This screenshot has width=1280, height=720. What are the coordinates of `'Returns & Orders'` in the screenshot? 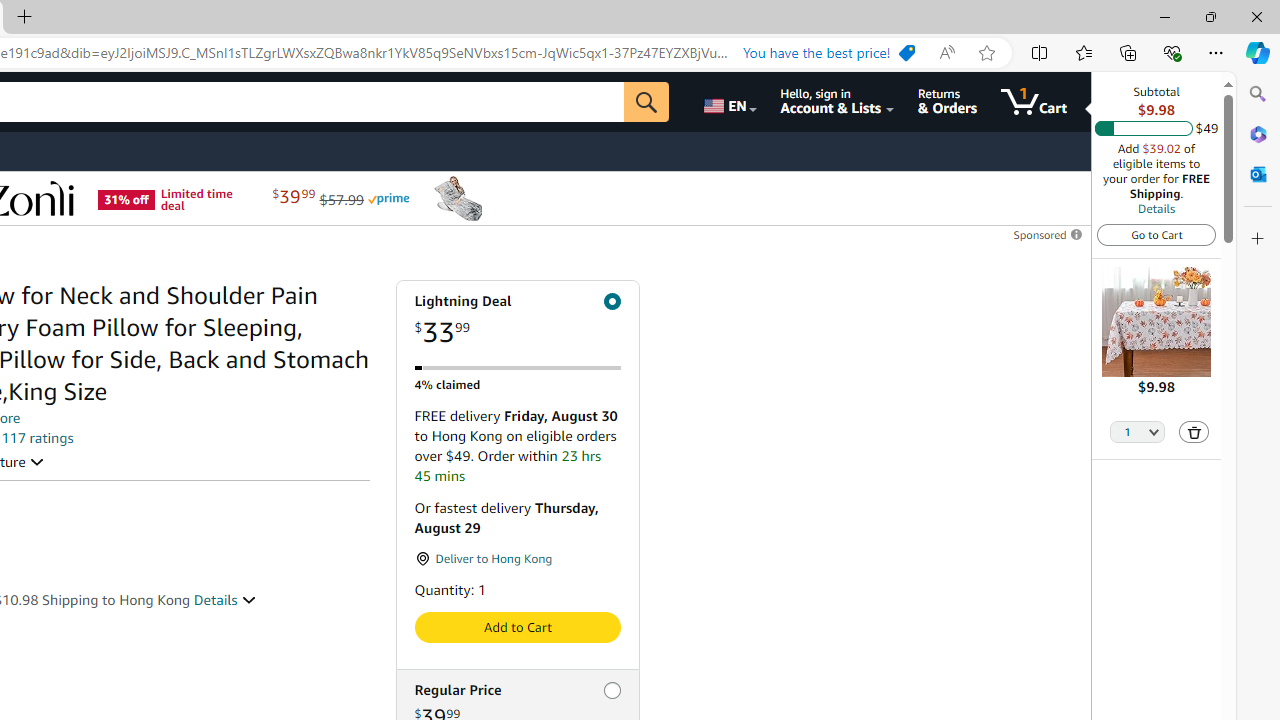 It's located at (946, 101).